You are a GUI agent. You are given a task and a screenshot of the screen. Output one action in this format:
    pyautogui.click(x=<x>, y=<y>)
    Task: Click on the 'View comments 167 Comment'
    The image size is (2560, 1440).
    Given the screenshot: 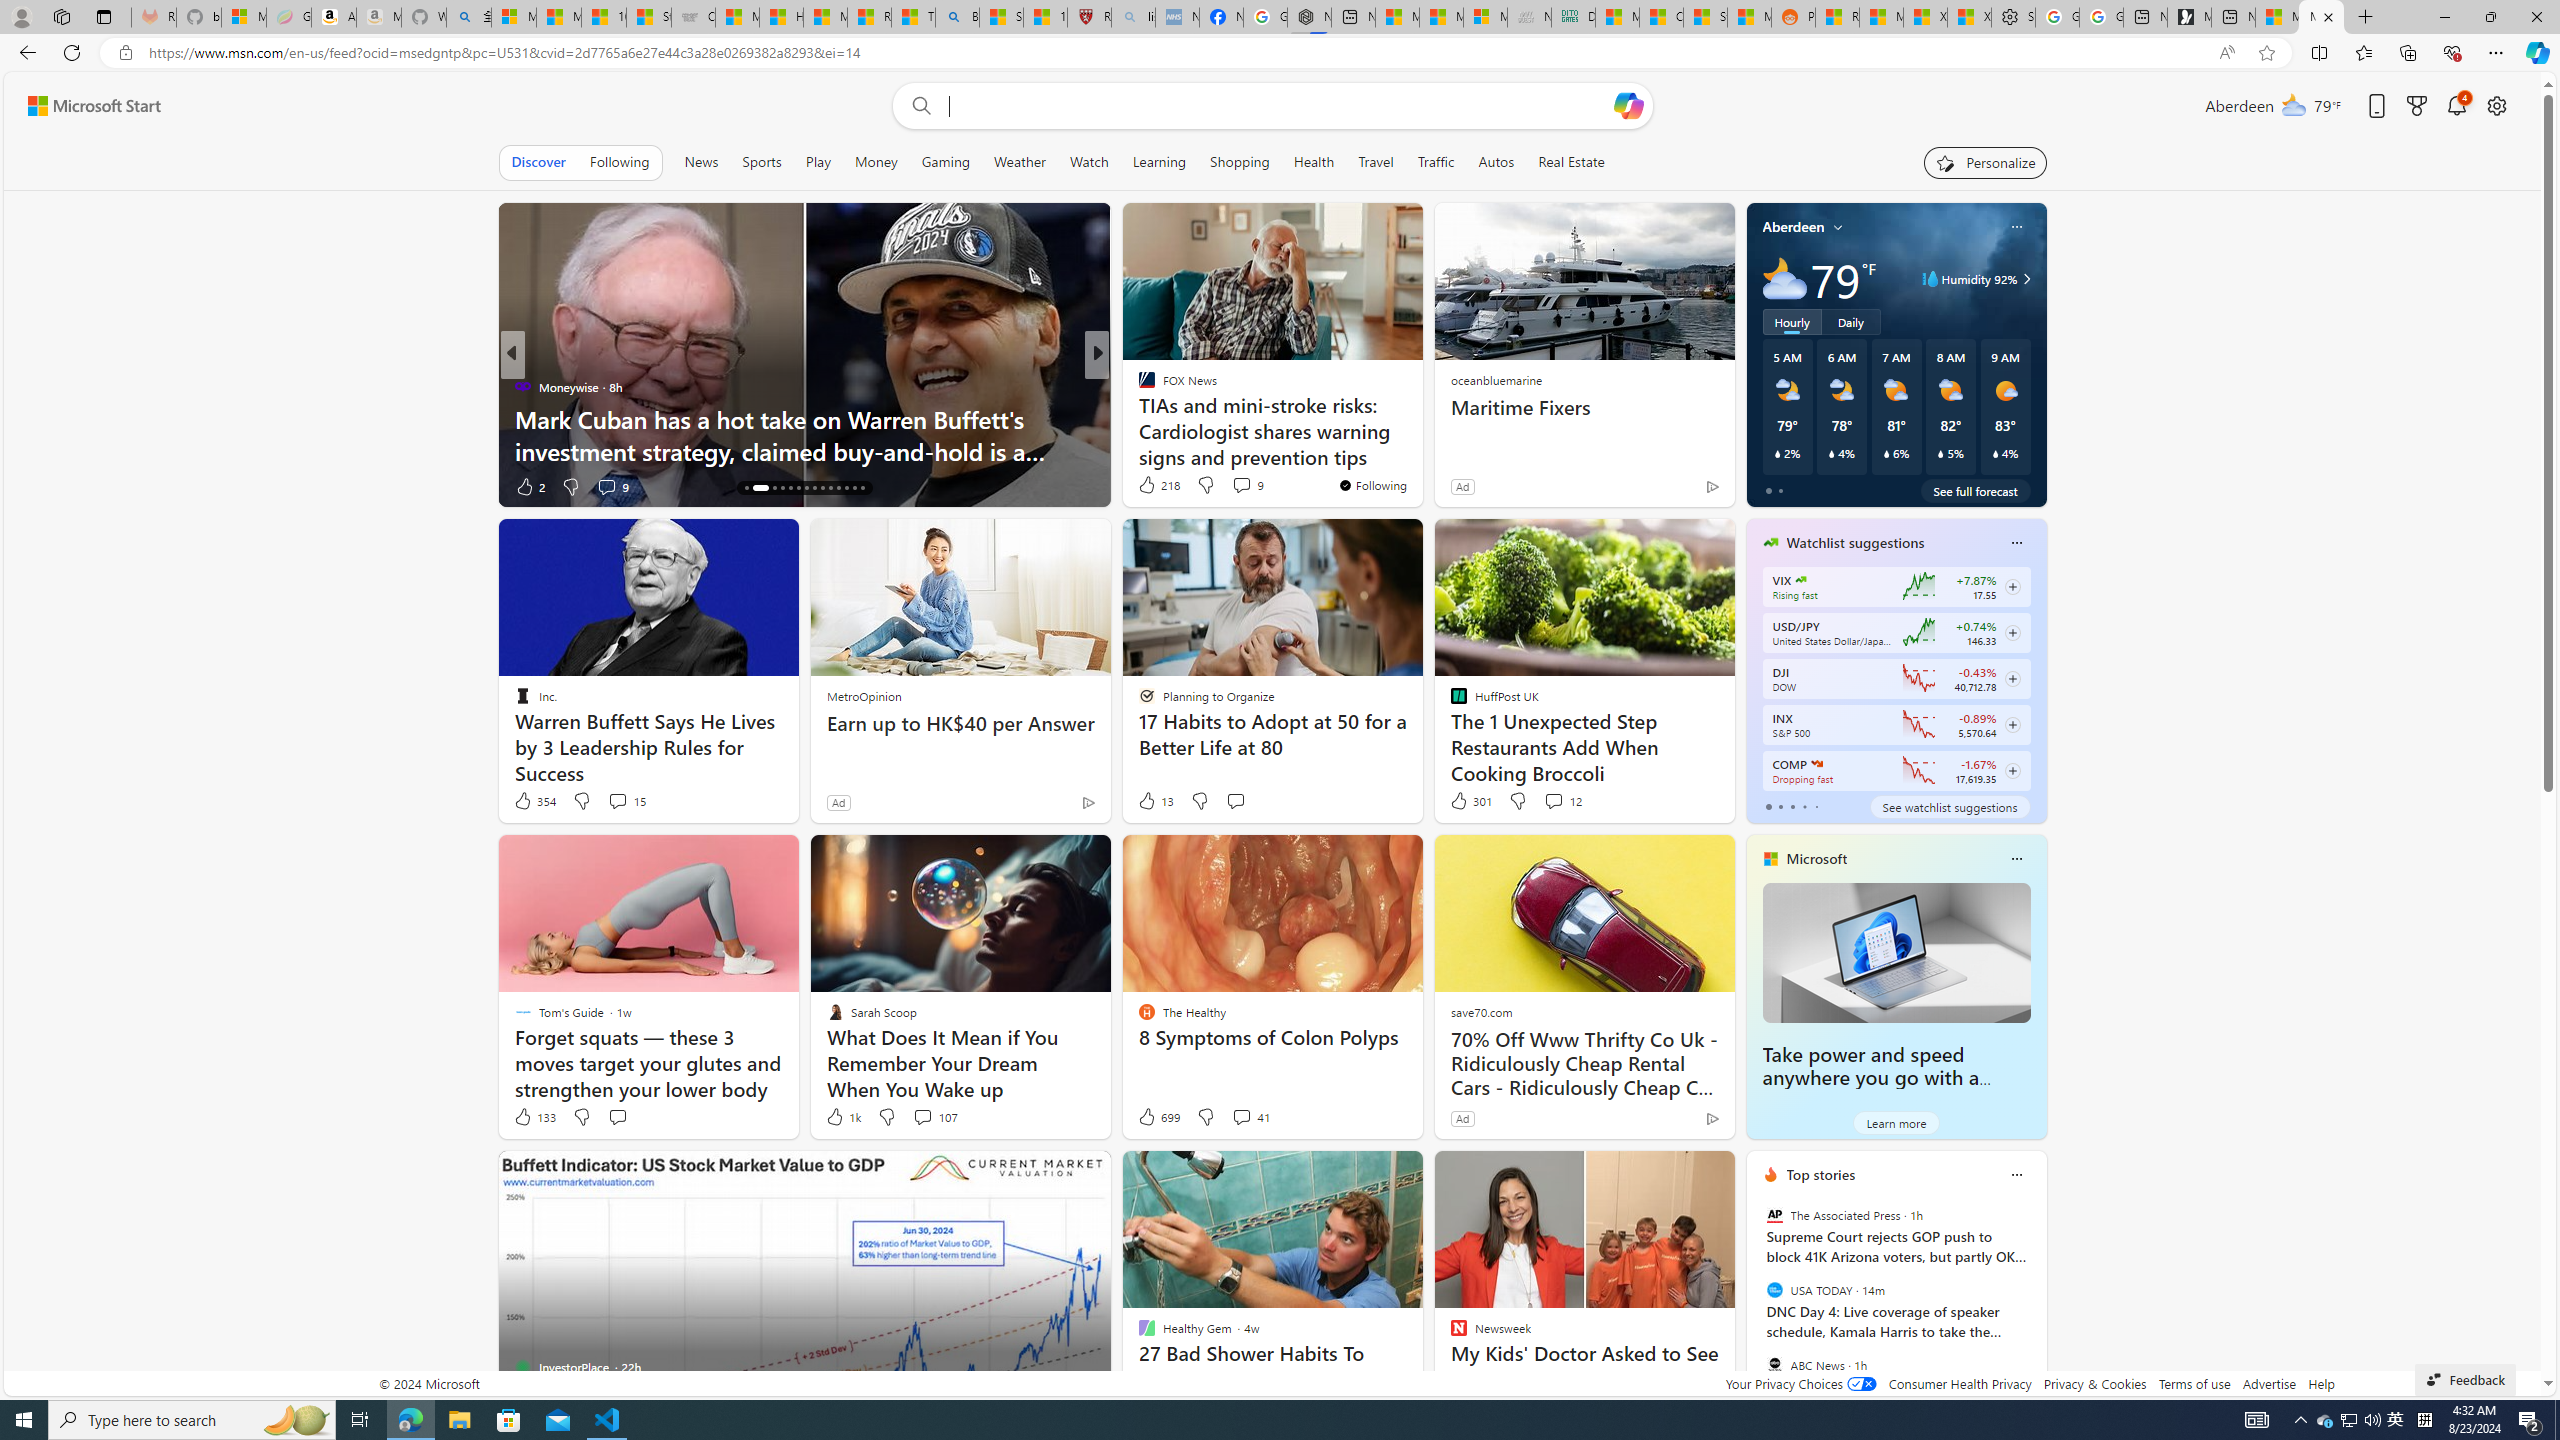 What is the action you would take?
    pyautogui.click(x=1247, y=486)
    